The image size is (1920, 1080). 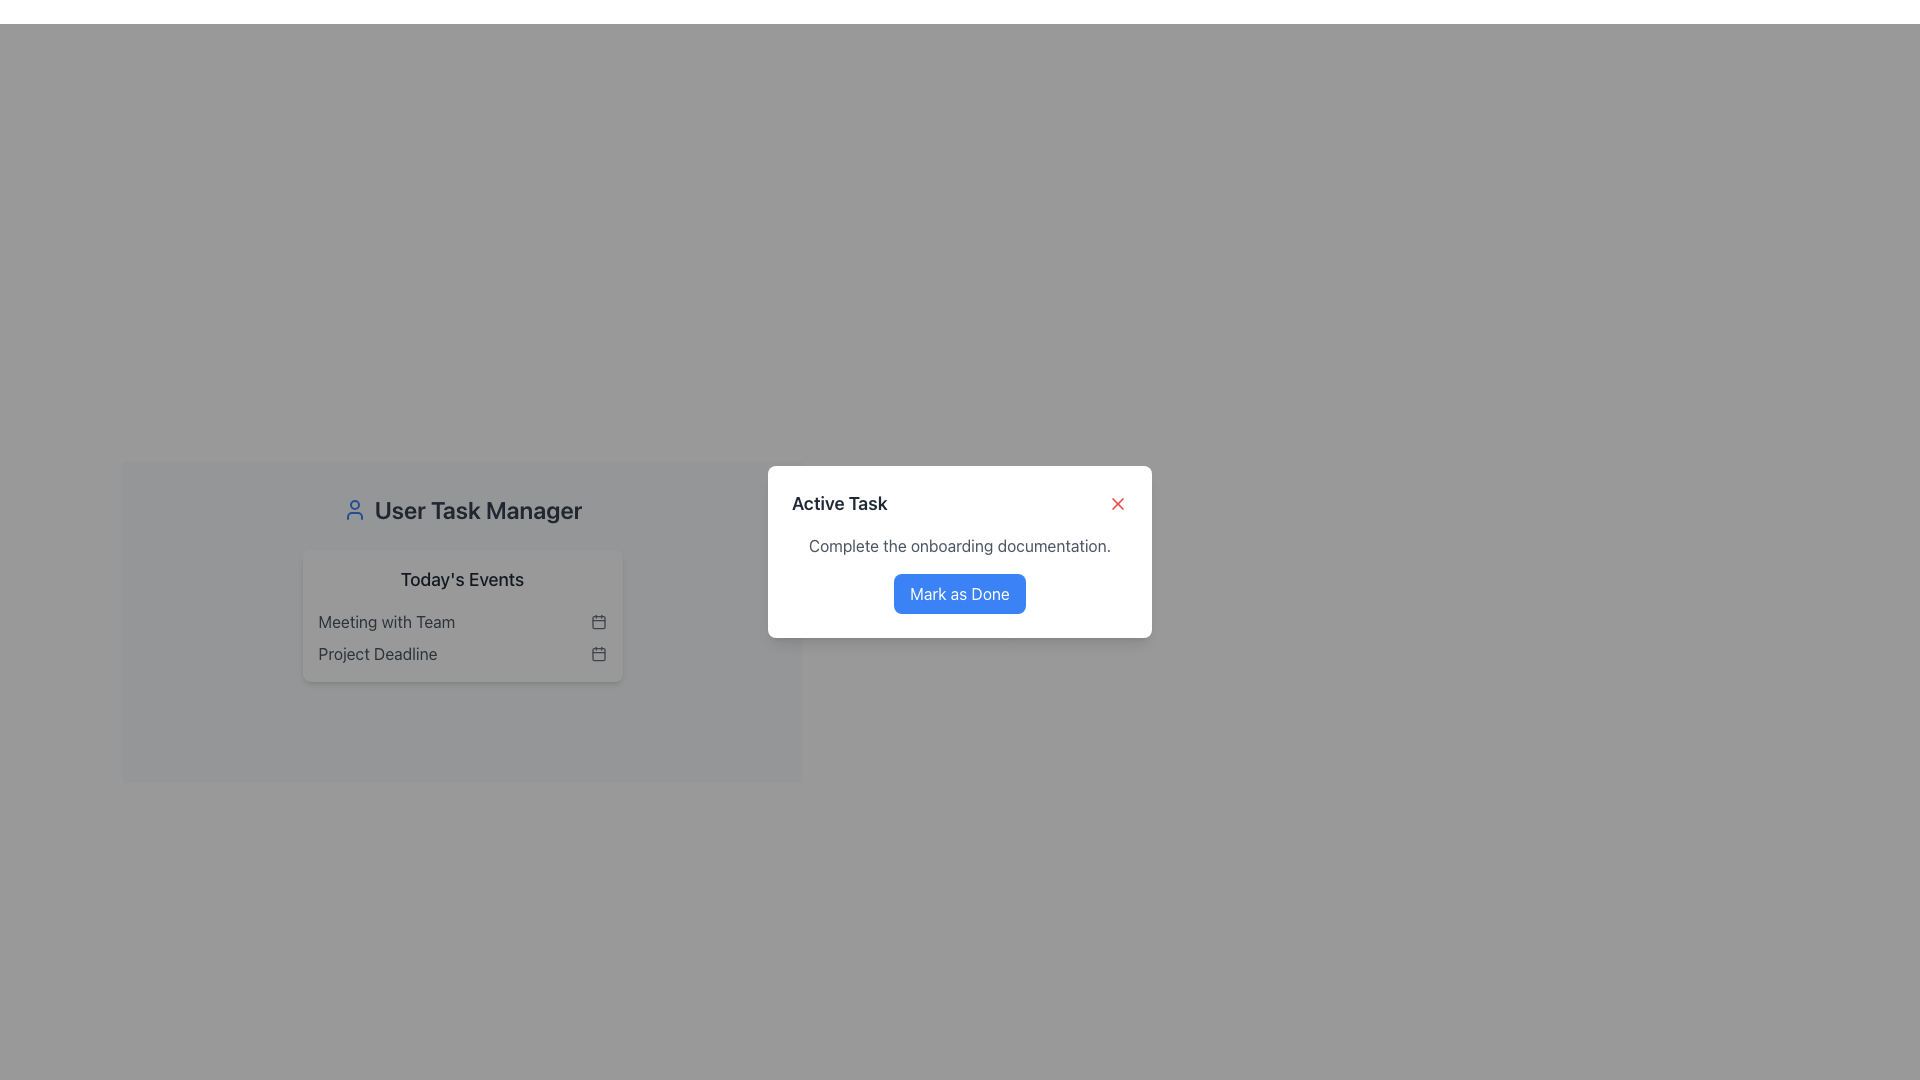 What do you see at coordinates (960, 551) in the screenshot?
I see `task description text 'Complete the onboarding documentation.' from the modal dialog titled 'Active Task', which is displayed centrally in the interface` at bounding box center [960, 551].